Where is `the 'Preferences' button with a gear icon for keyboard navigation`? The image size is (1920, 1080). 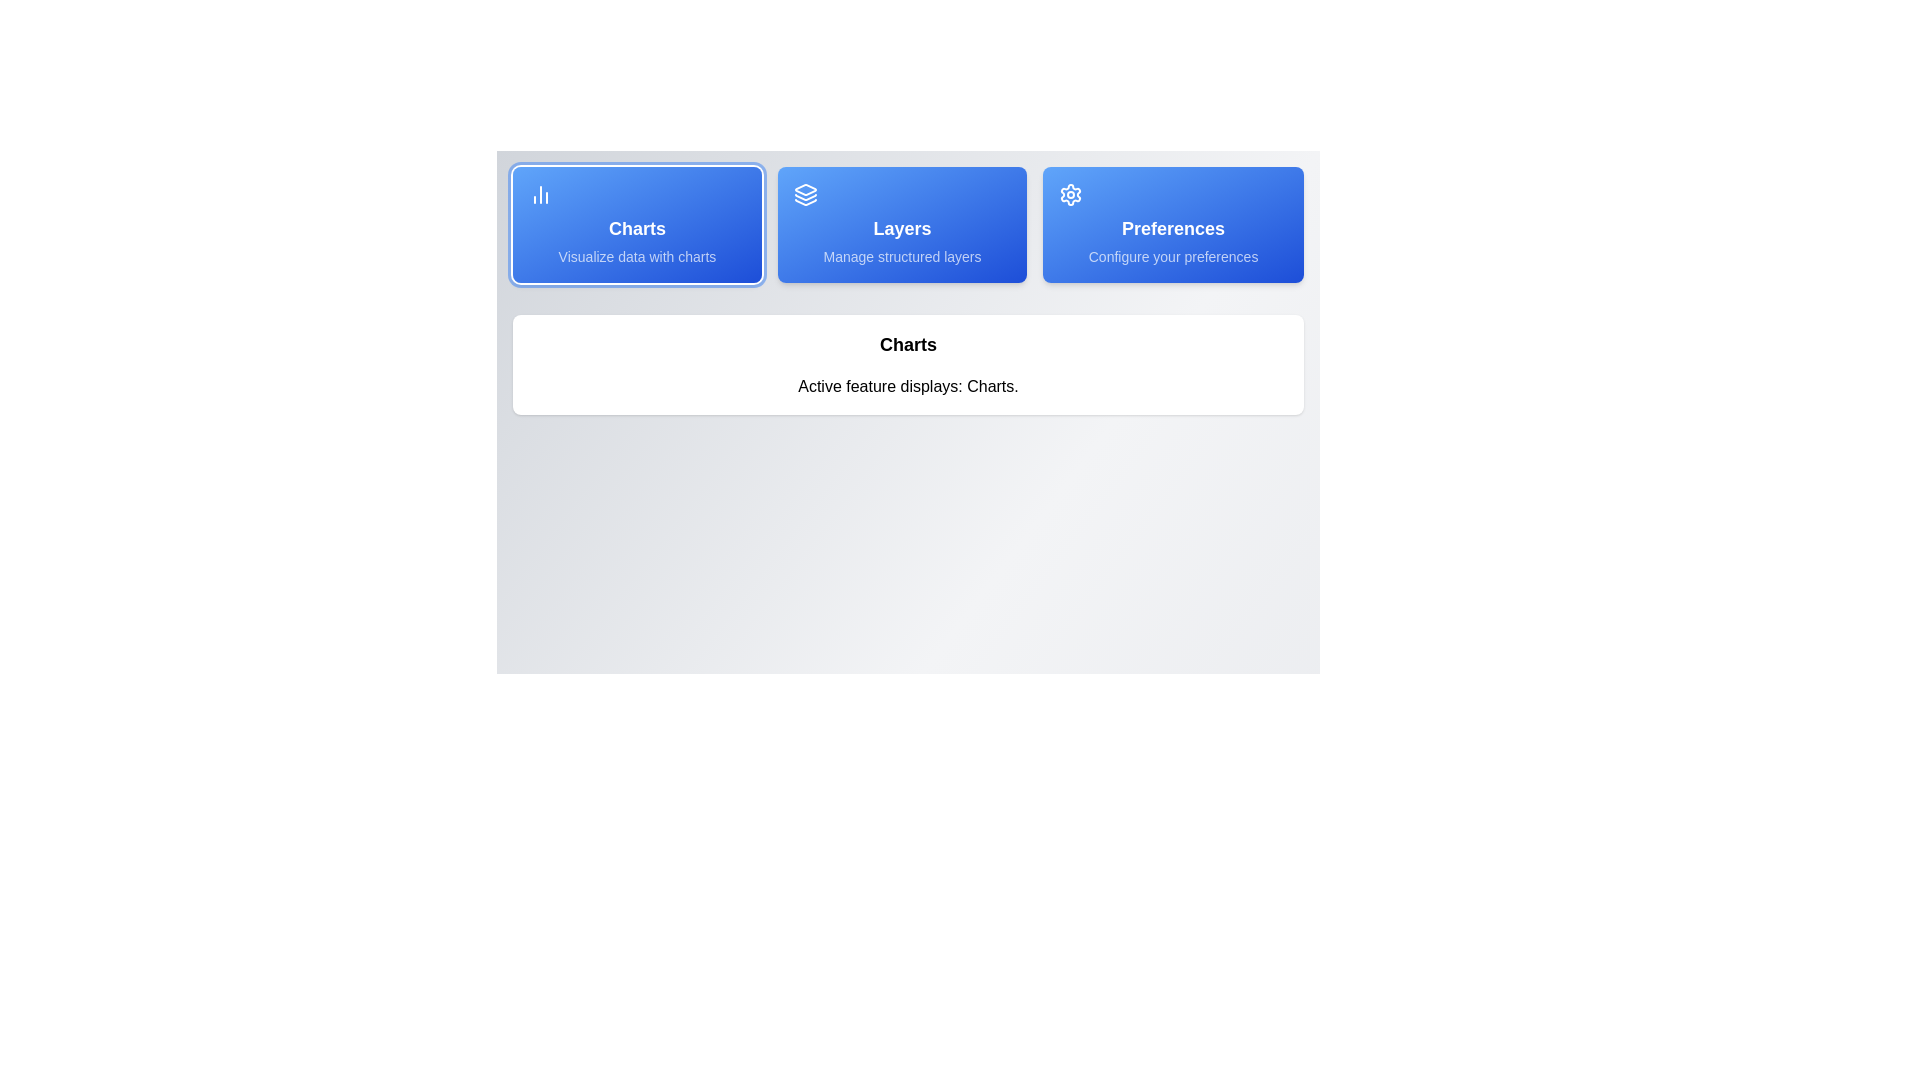 the 'Preferences' button with a gear icon for keyboard navigation is located at coordinates (1173, 224).